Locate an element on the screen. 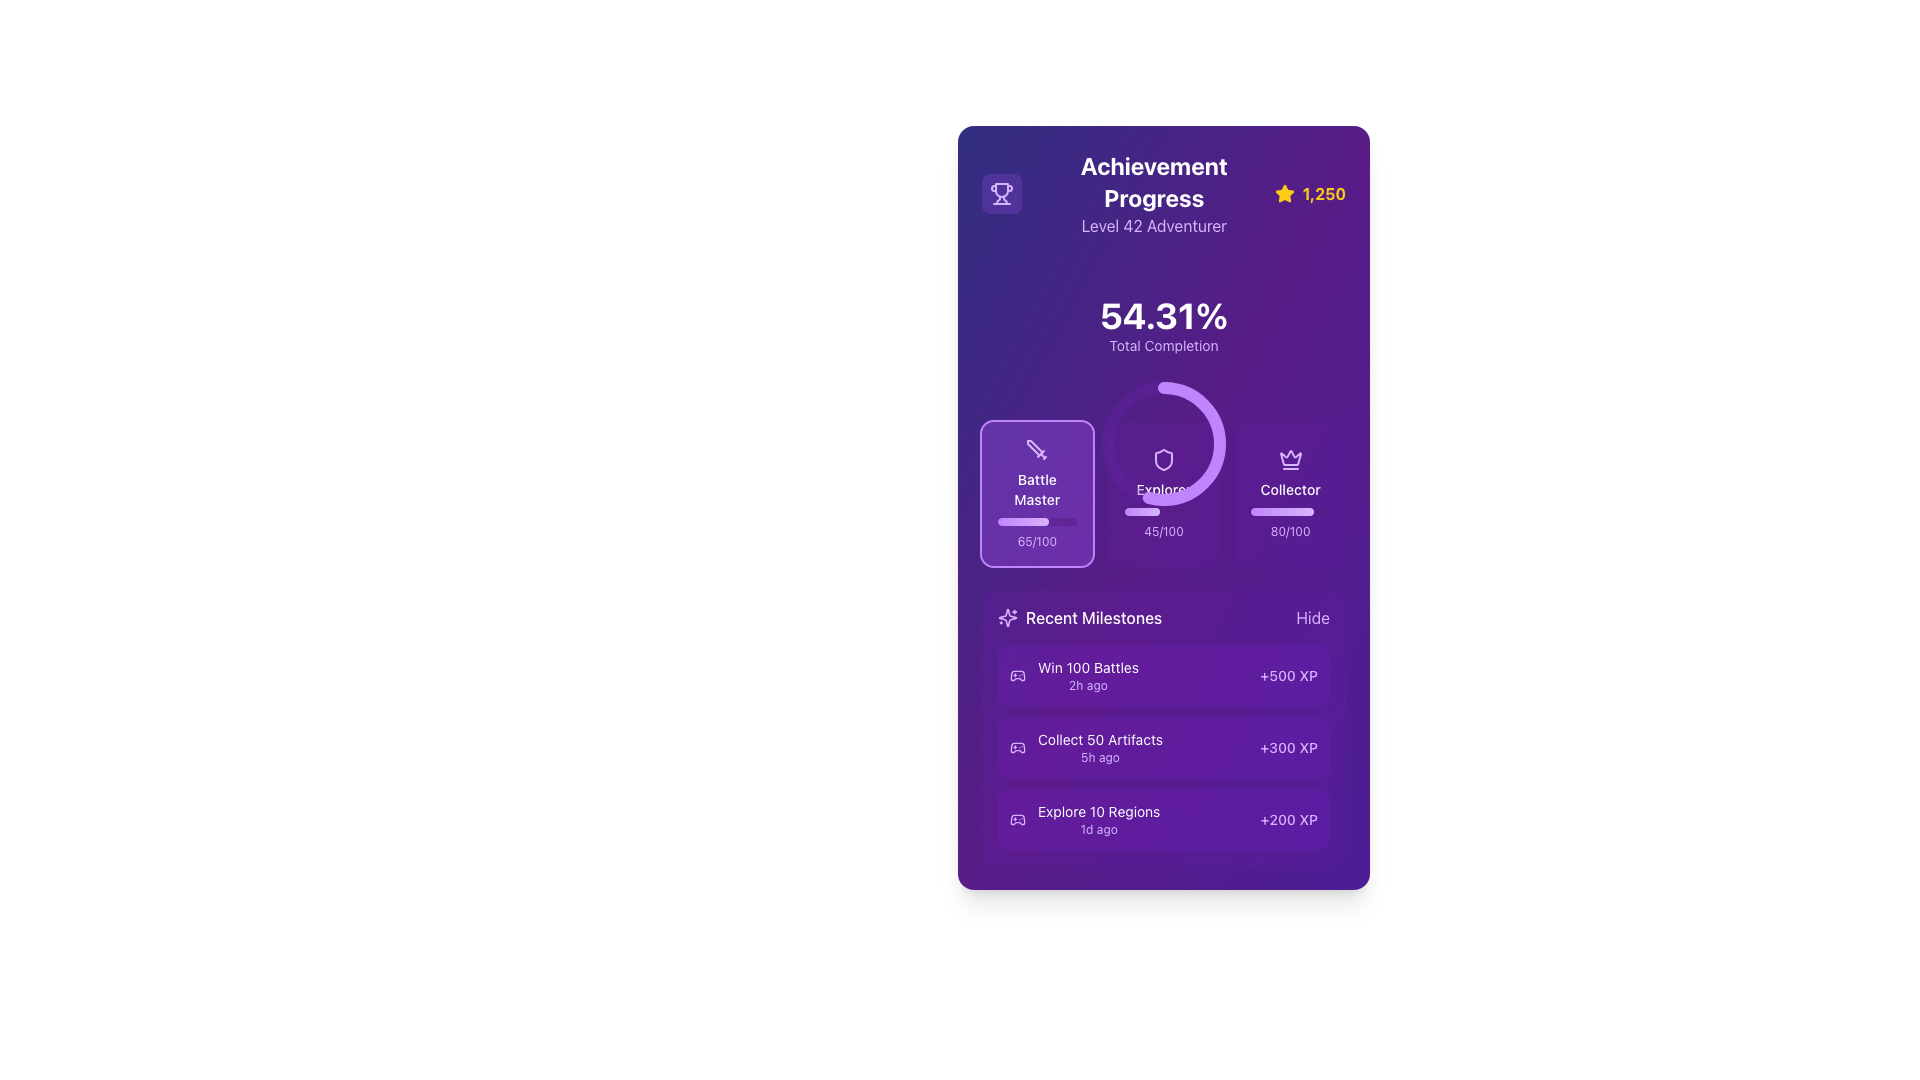 The image size is (1920, 1080). the 'Battle Master' achievement icon located at the top-center of the card component, which visually represents the achievement is located at coordinates (1037, 450).